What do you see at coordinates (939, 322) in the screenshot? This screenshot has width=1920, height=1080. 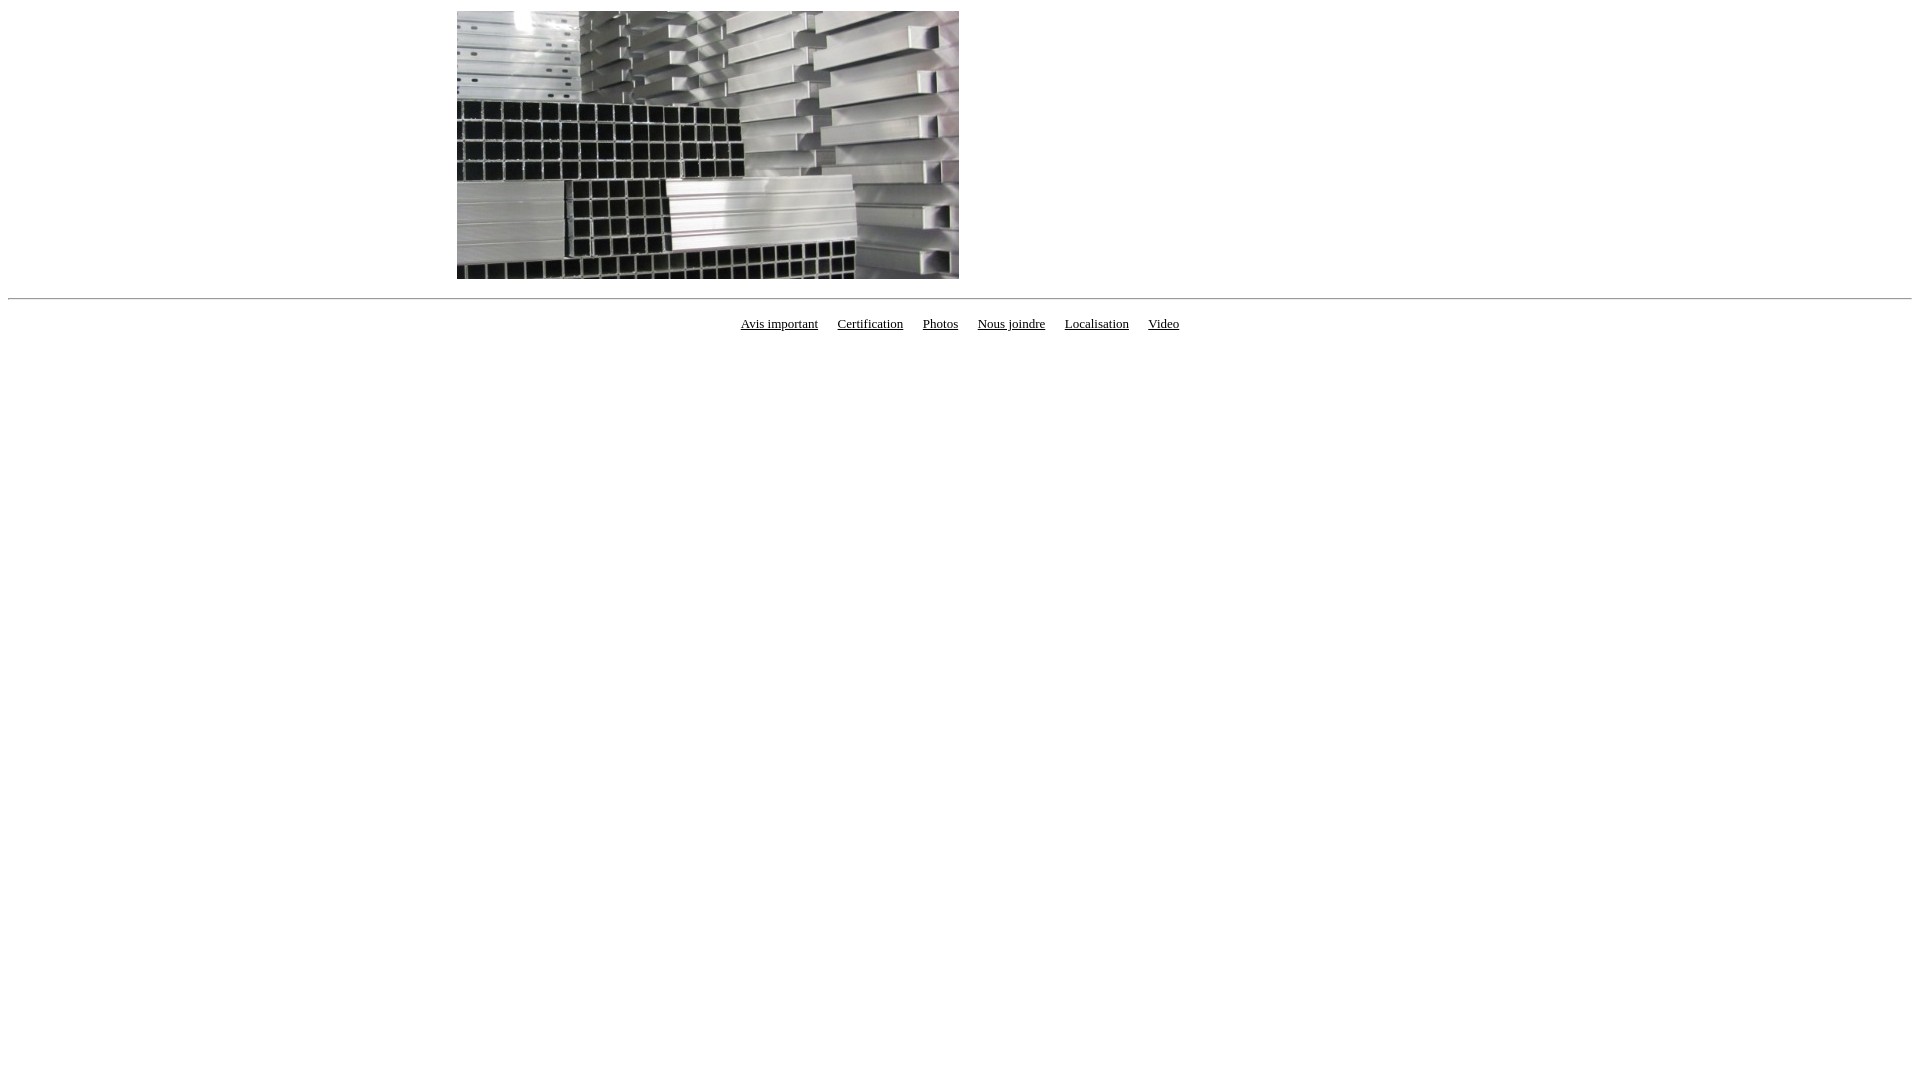 I see `'Photos'` at bounding box center [939, 322].